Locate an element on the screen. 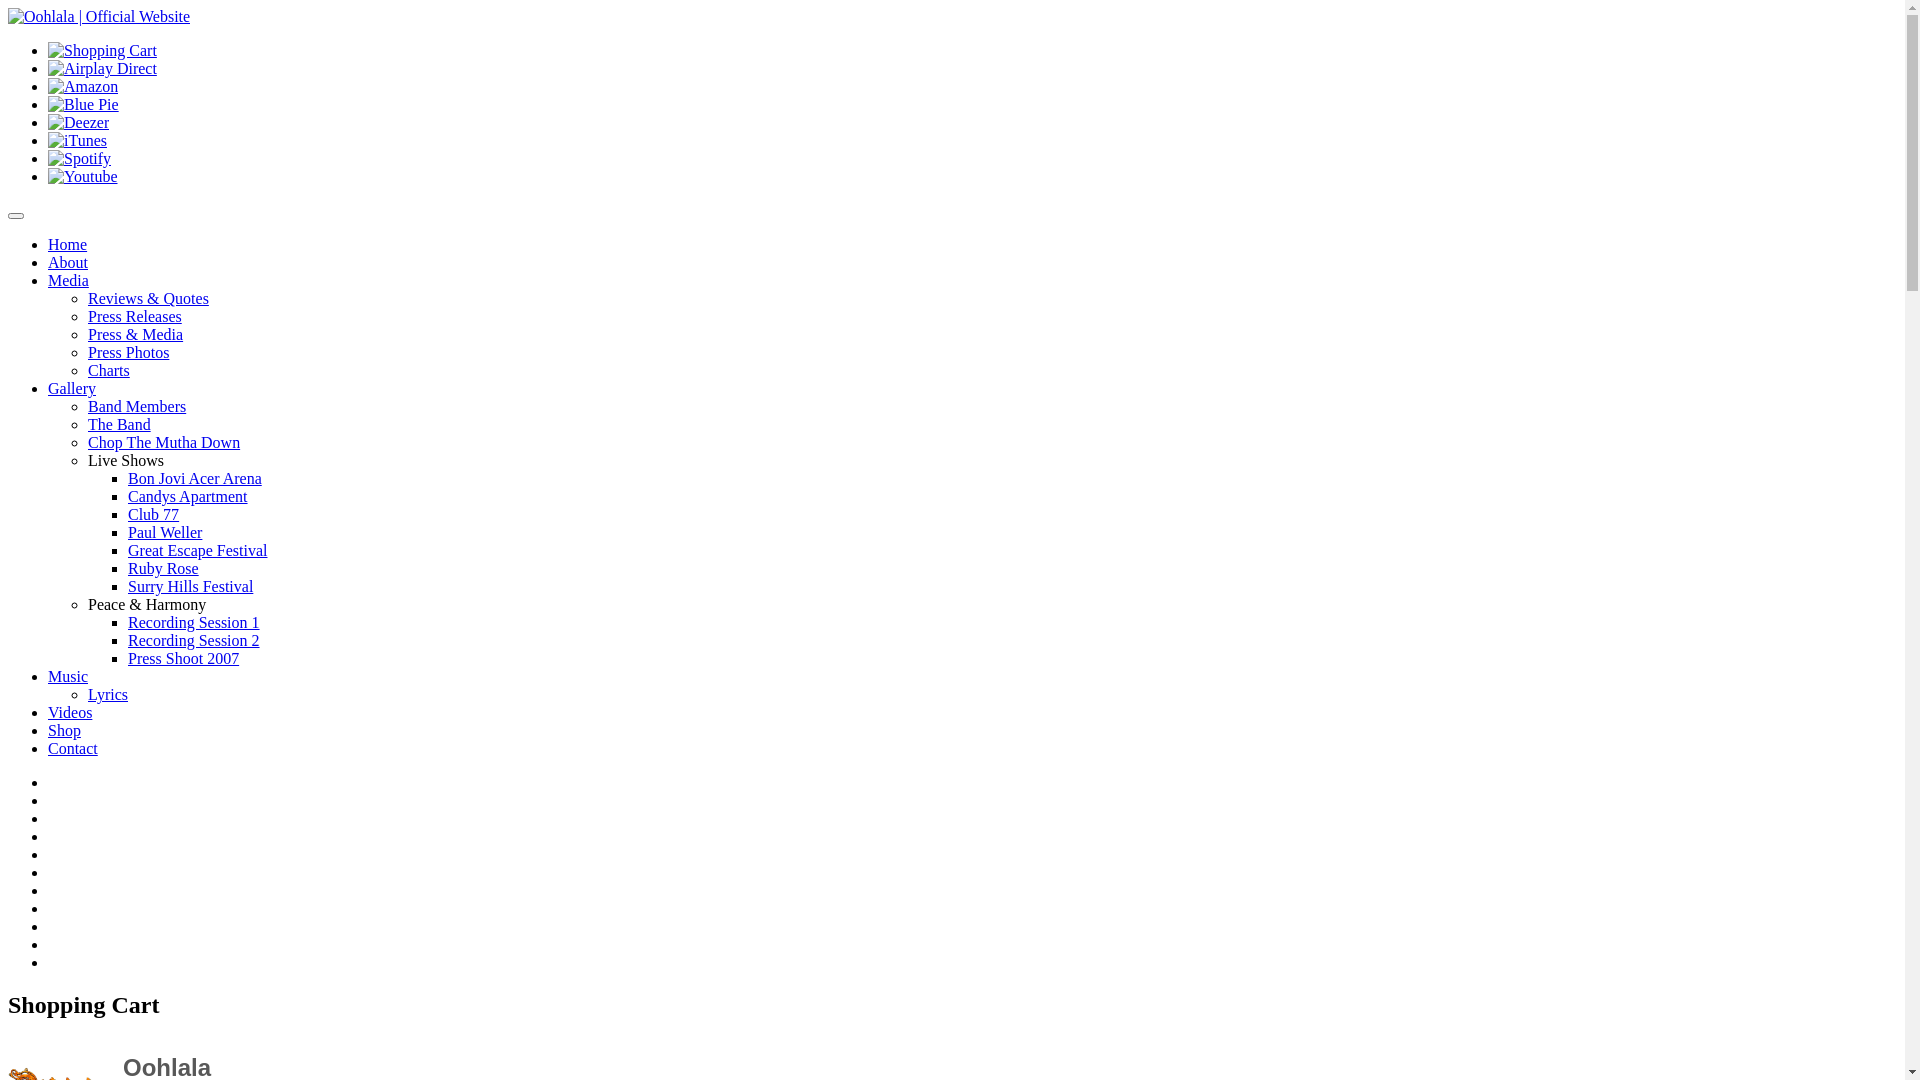 The image size is (1920, 1080). 'Blue Pie ' is located at coordinates (48, 104).